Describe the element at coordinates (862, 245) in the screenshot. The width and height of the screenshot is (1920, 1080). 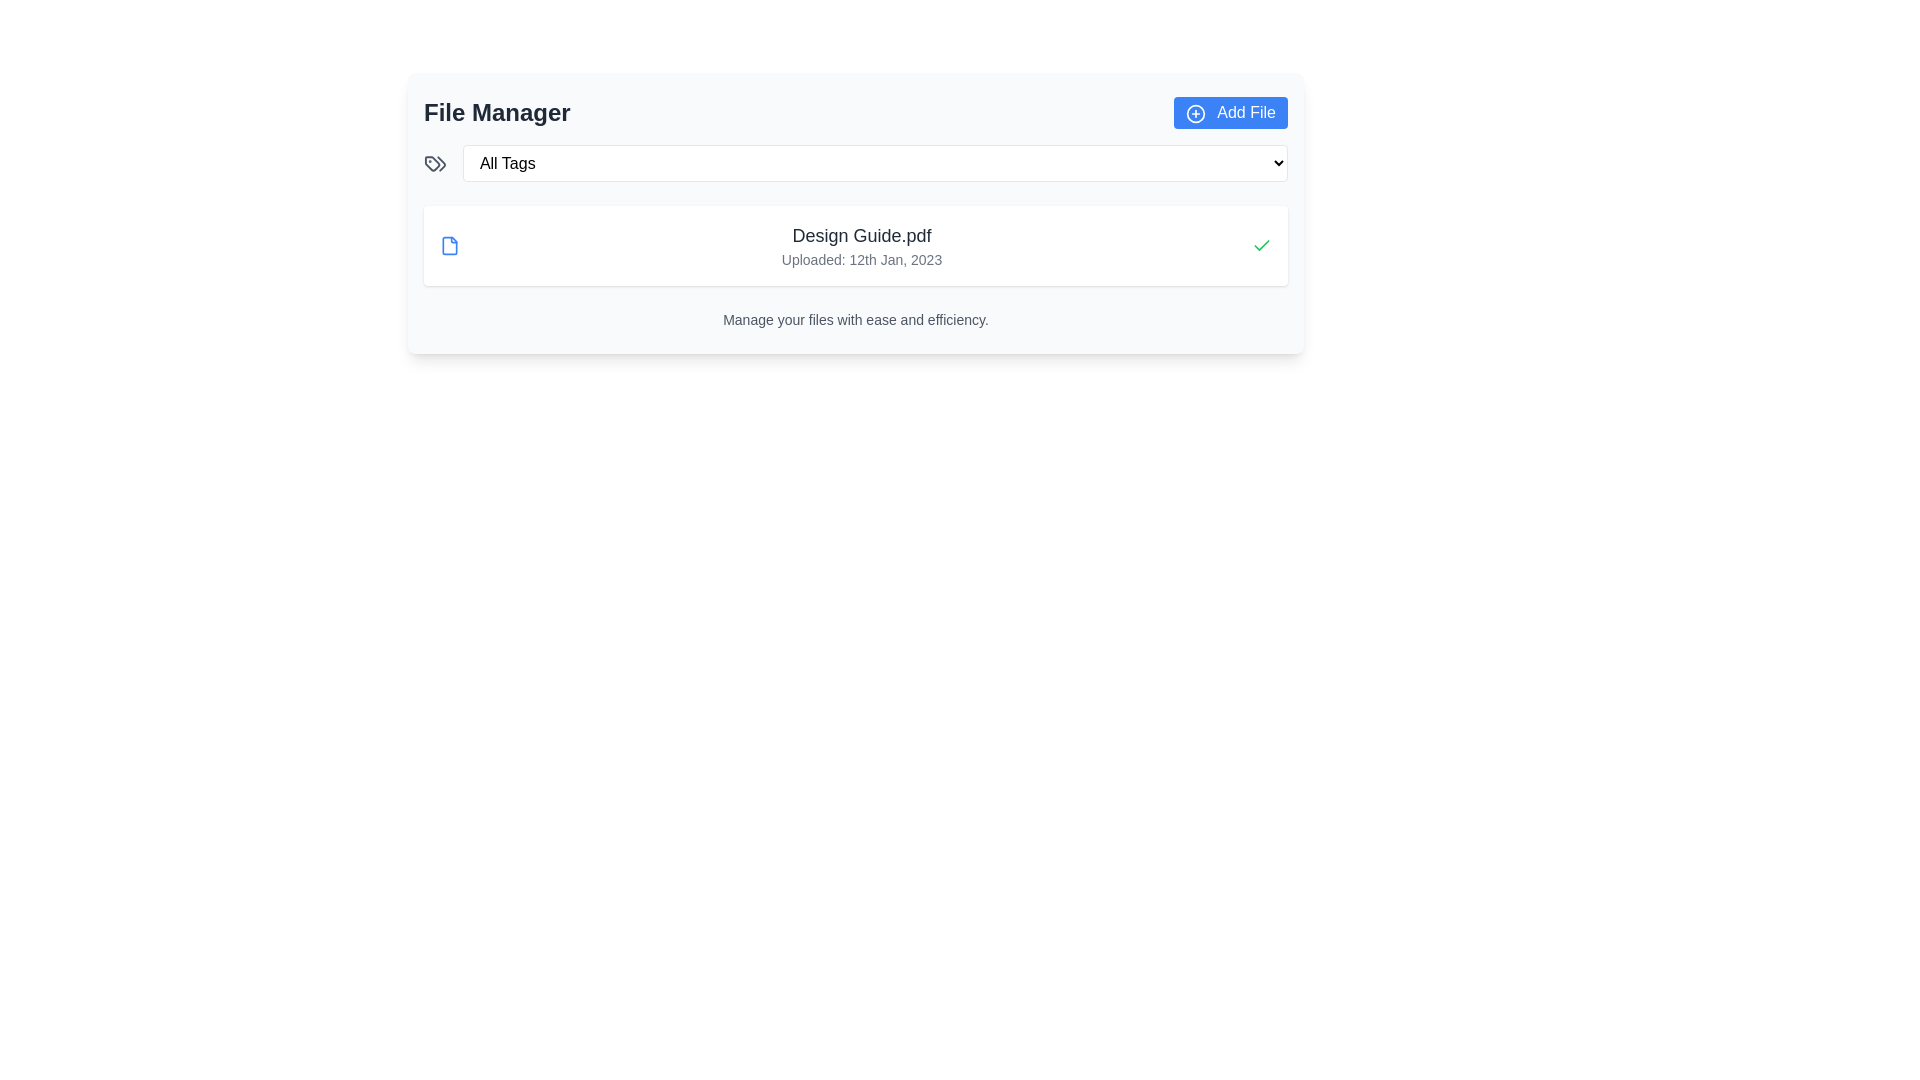
I see `title 'Design Guide.pdf' and the subtitle 'Uploaded: 12th Jan, 2023' from the composite text display in the File Manager interface, located centrally within the list-like component` at that location.